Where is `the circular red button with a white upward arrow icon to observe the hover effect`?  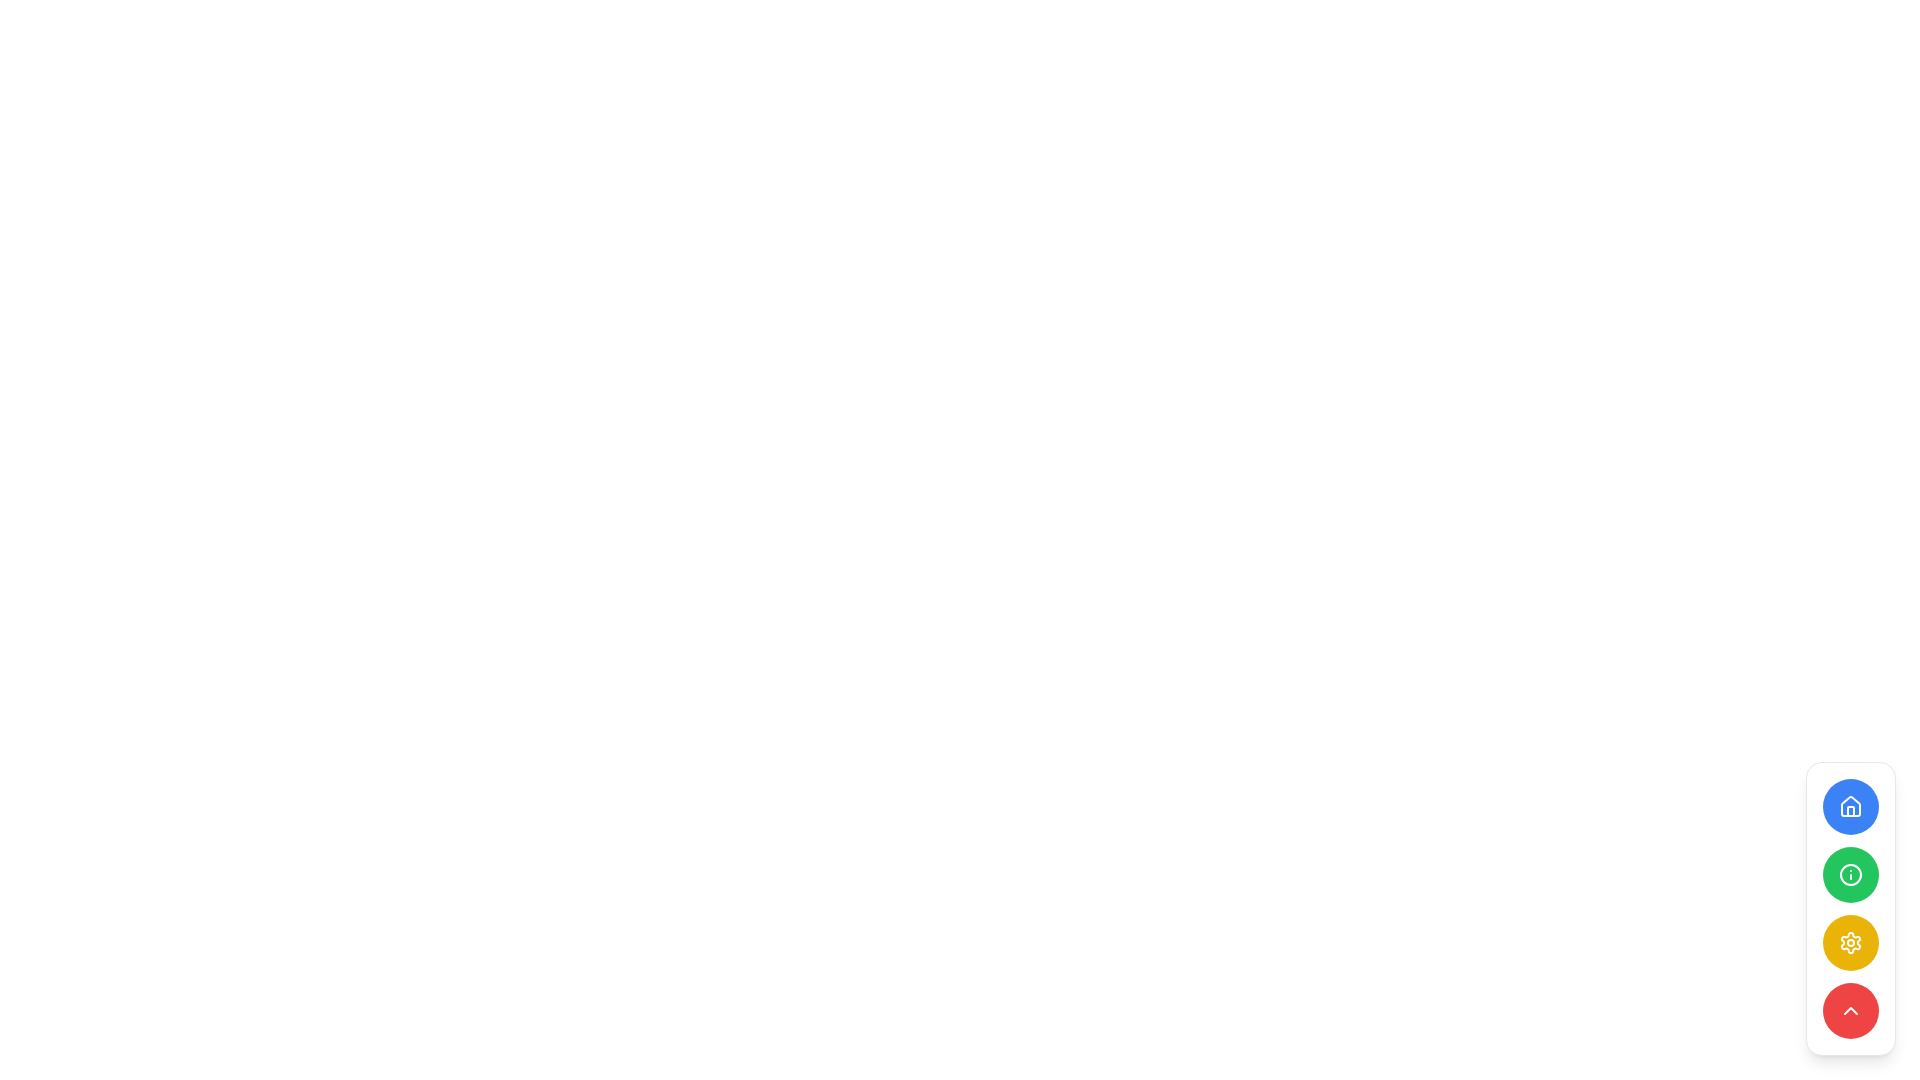 the circular red button with a white upward arrow icon to observe the hover effect is located at coordinates (1850, 1010).